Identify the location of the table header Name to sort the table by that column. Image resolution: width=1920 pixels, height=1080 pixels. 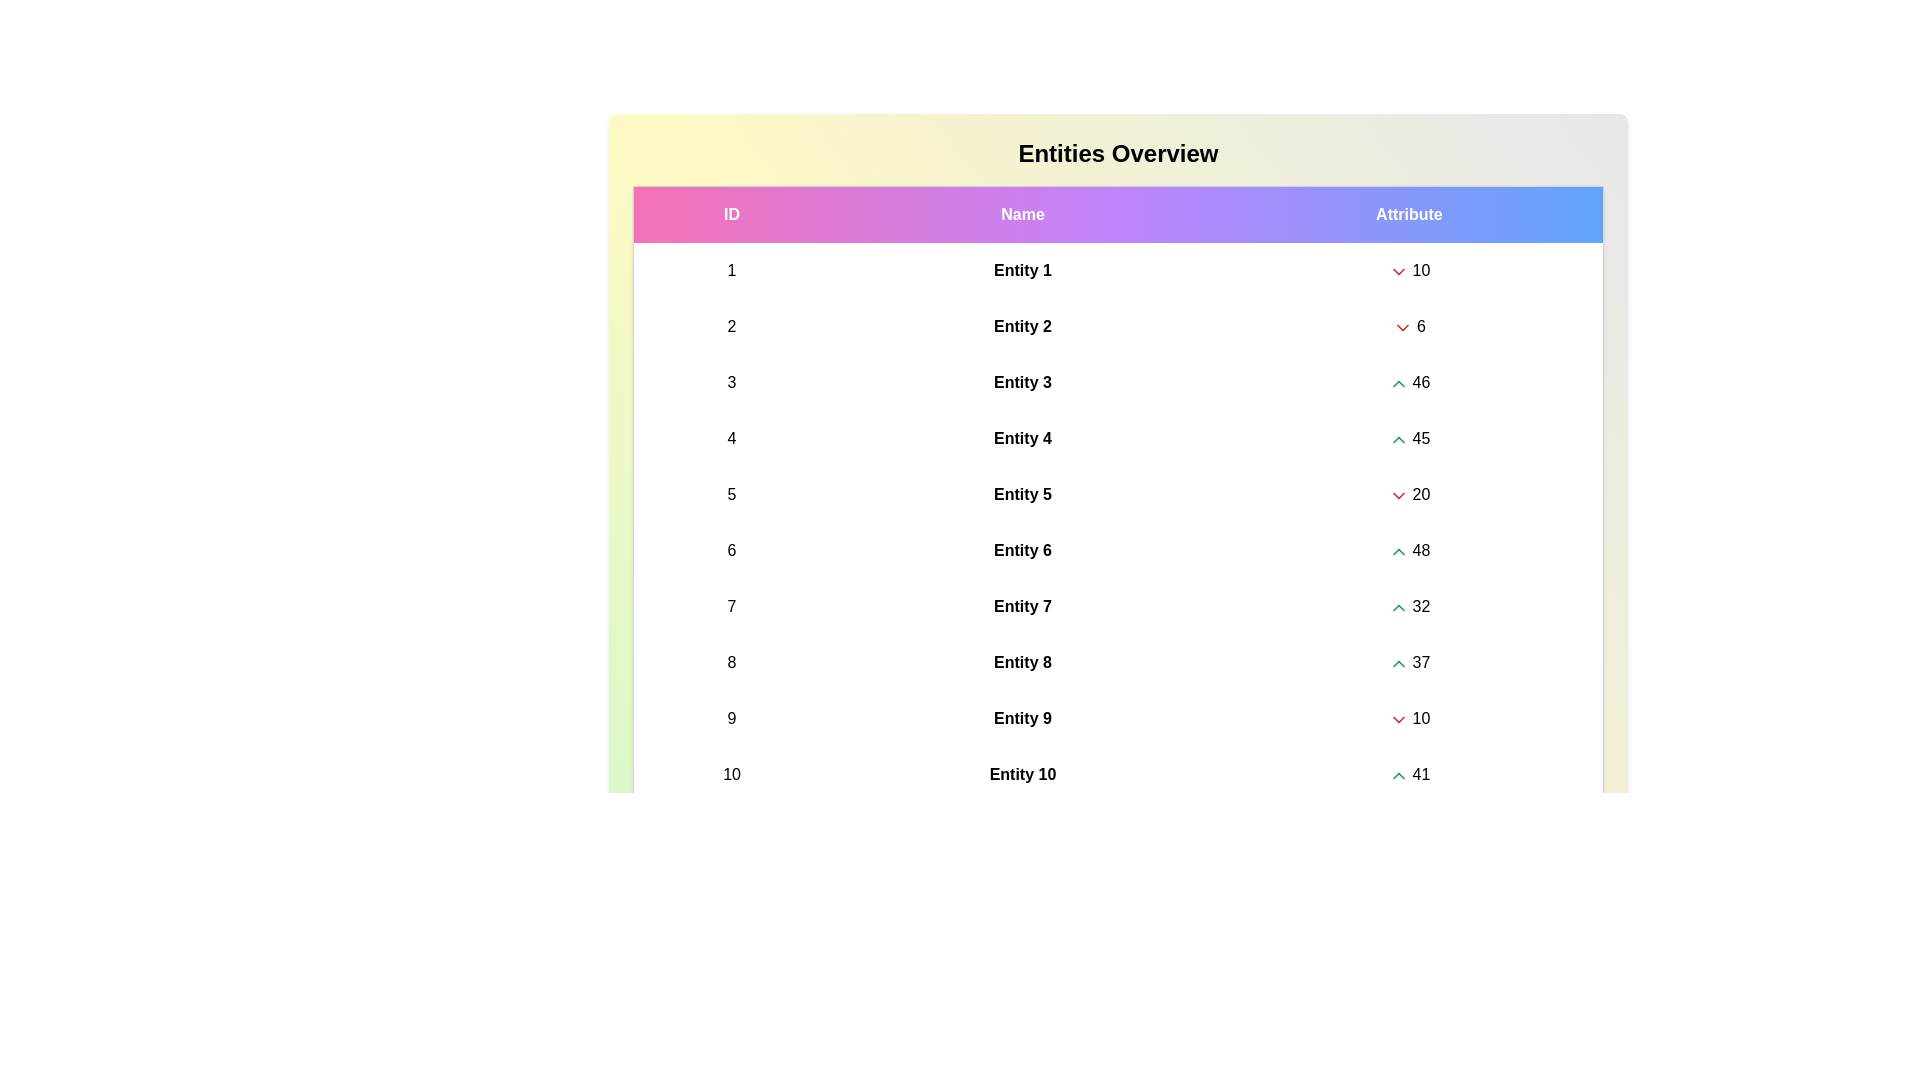
(1022, 214).